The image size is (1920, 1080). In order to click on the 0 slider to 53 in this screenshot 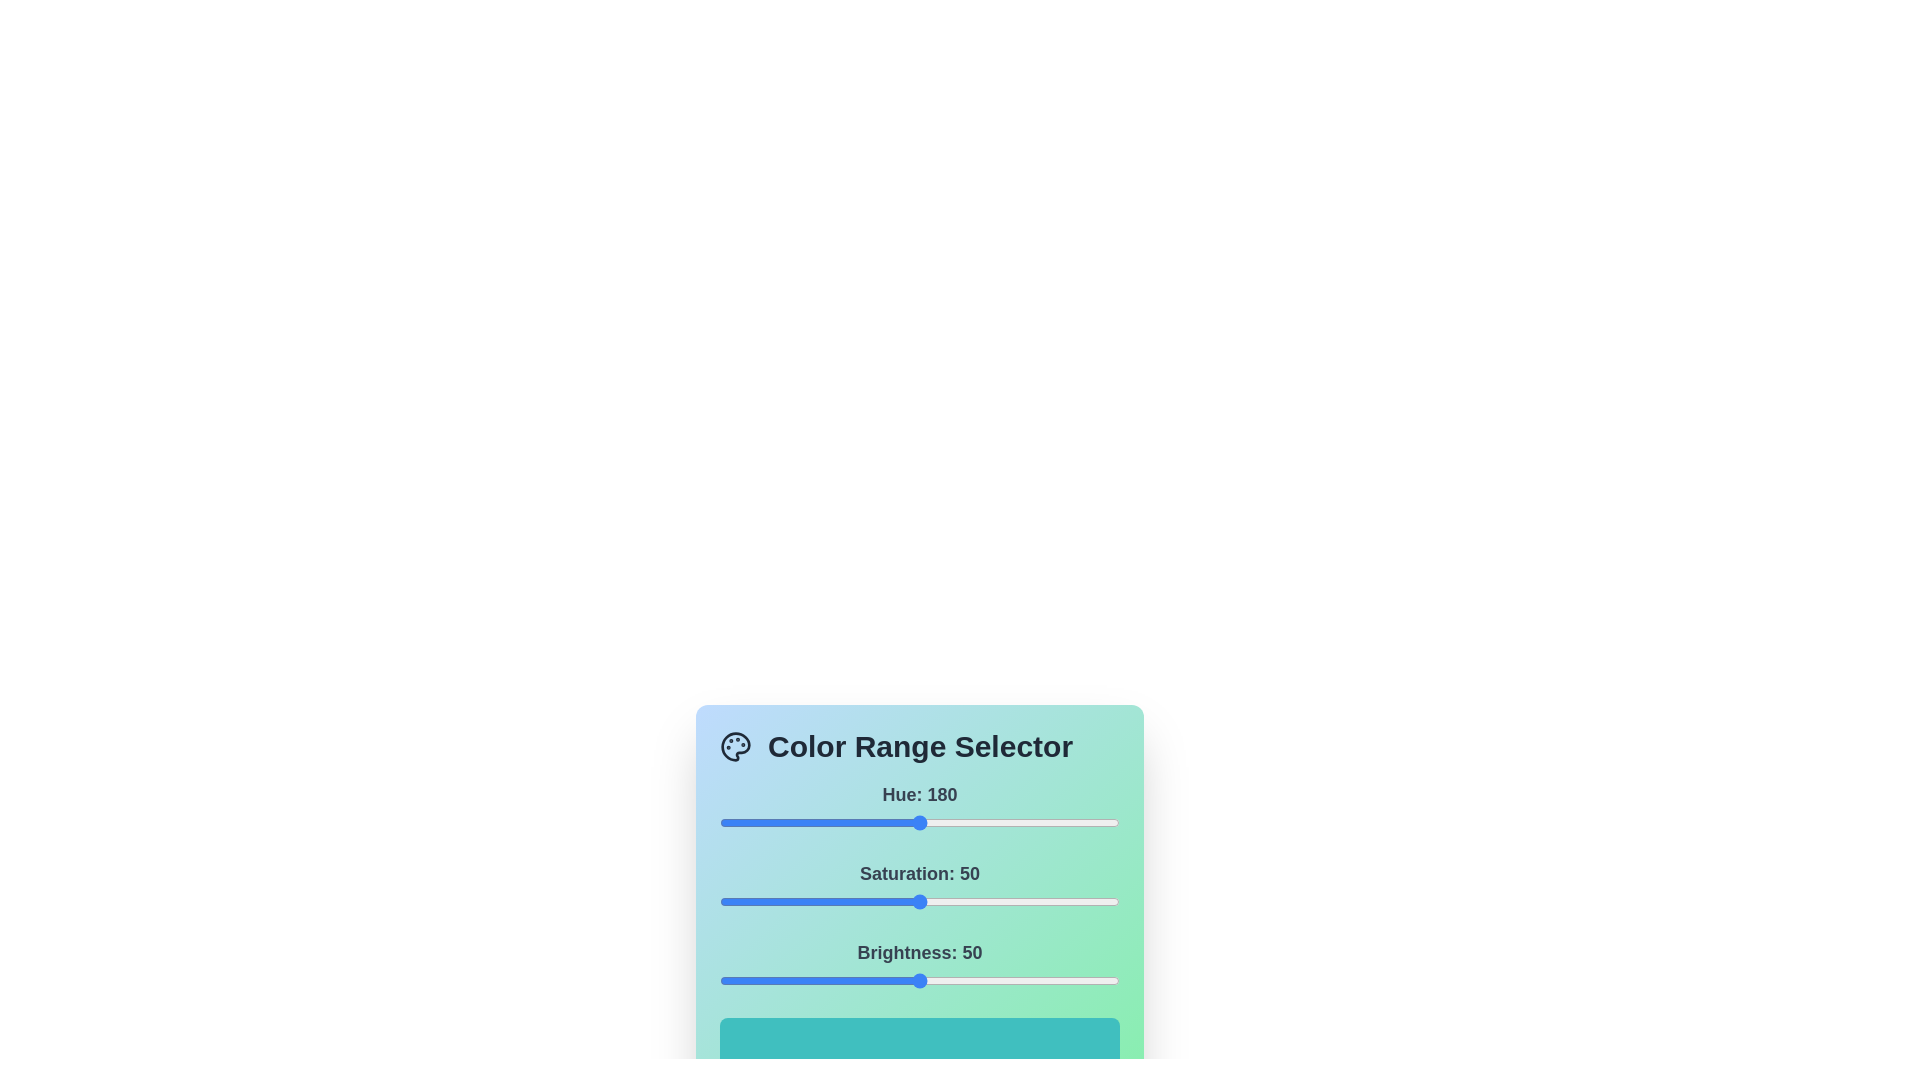, I will do `click(777, 822)`.